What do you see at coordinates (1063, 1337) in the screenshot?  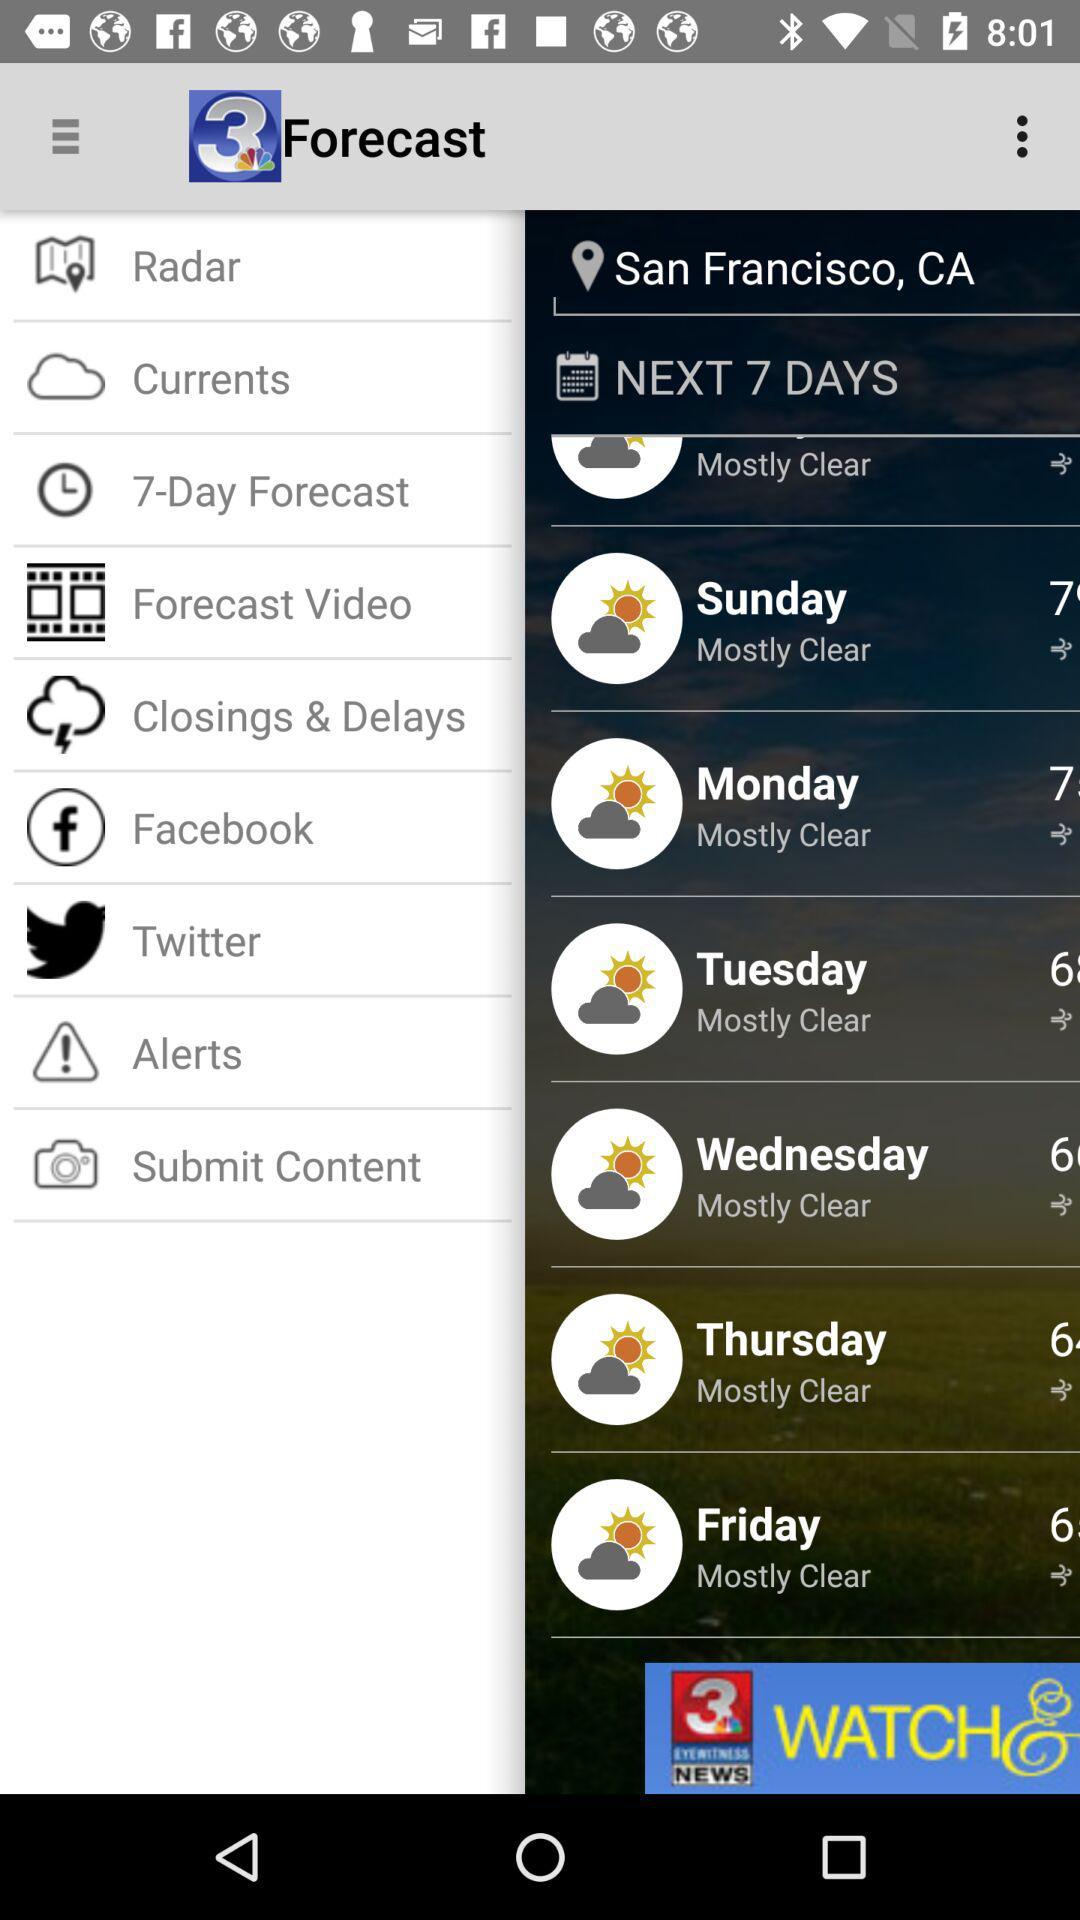 I see `the icon next to thursday` at bounding box center [1063, 1337].